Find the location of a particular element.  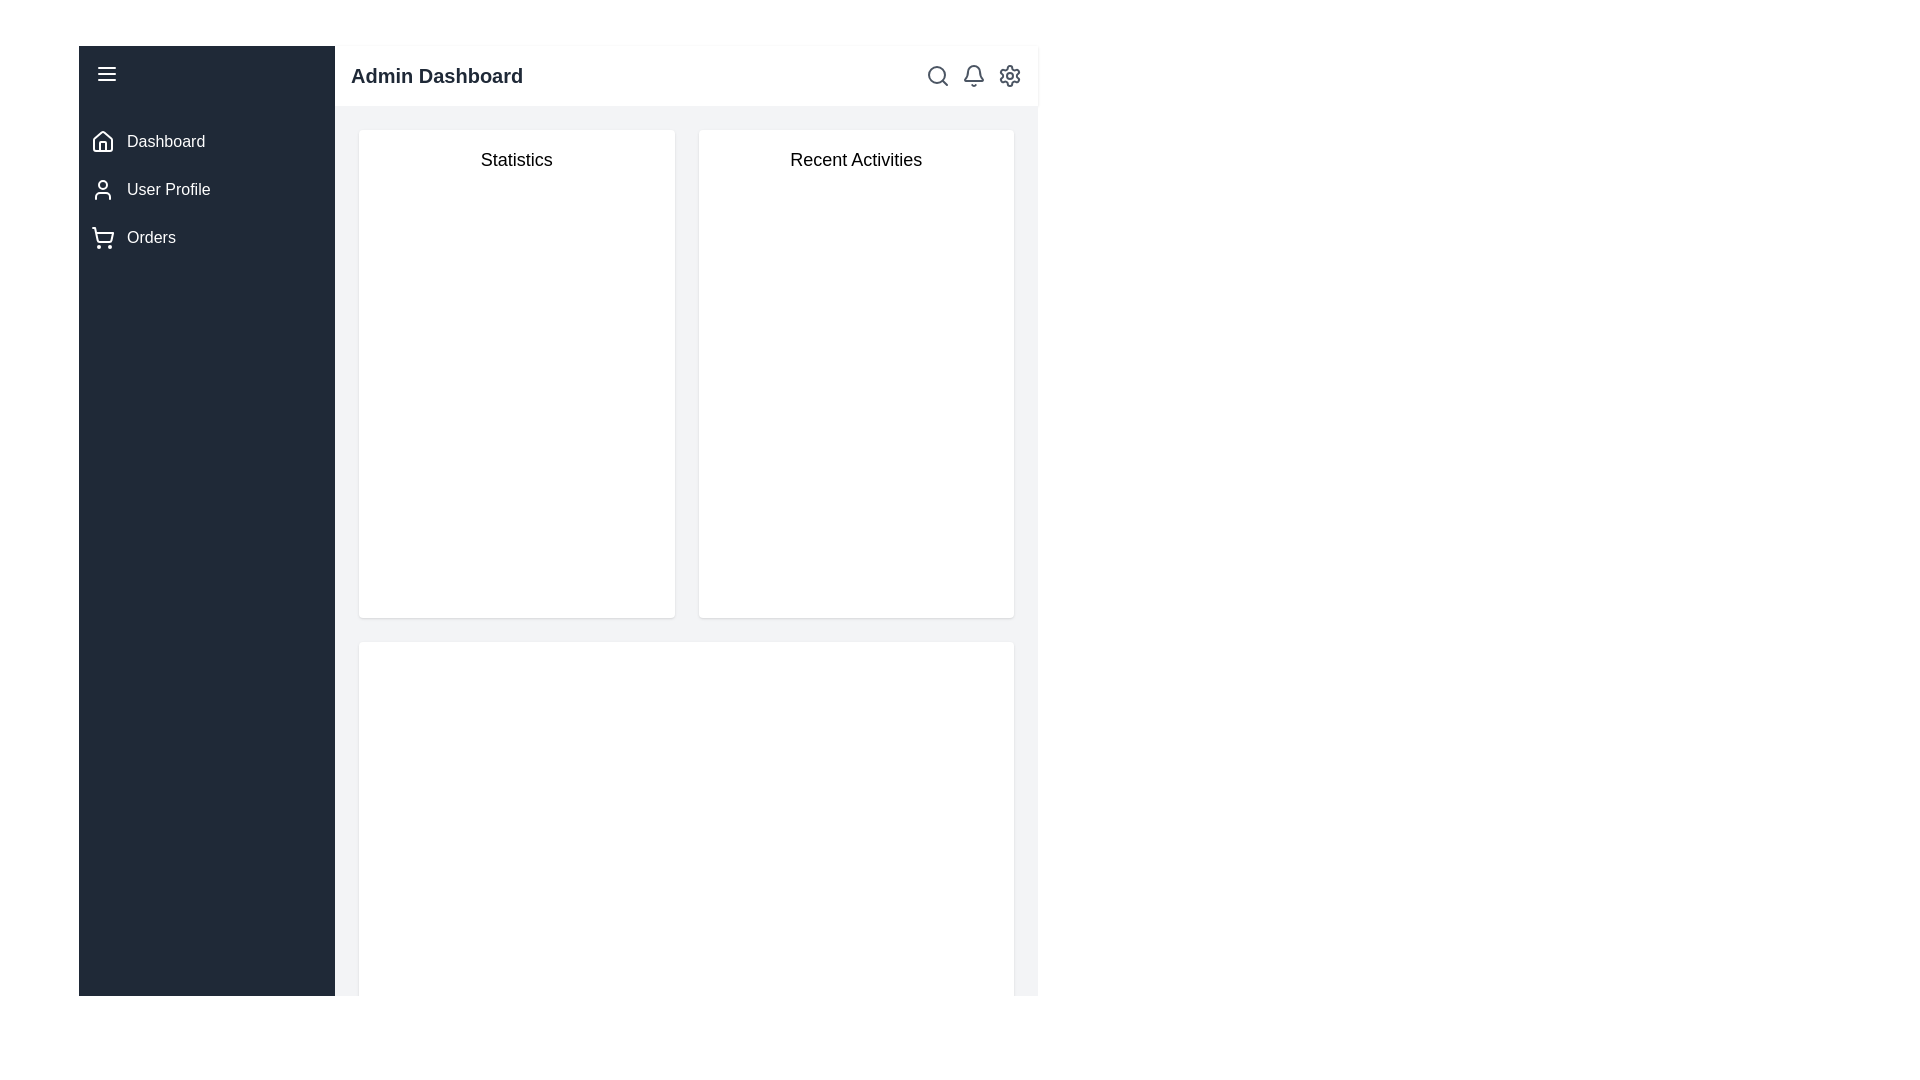

the 'Dashboard' text label in the sidebar navigation menu is located at coordinates (166, 141).